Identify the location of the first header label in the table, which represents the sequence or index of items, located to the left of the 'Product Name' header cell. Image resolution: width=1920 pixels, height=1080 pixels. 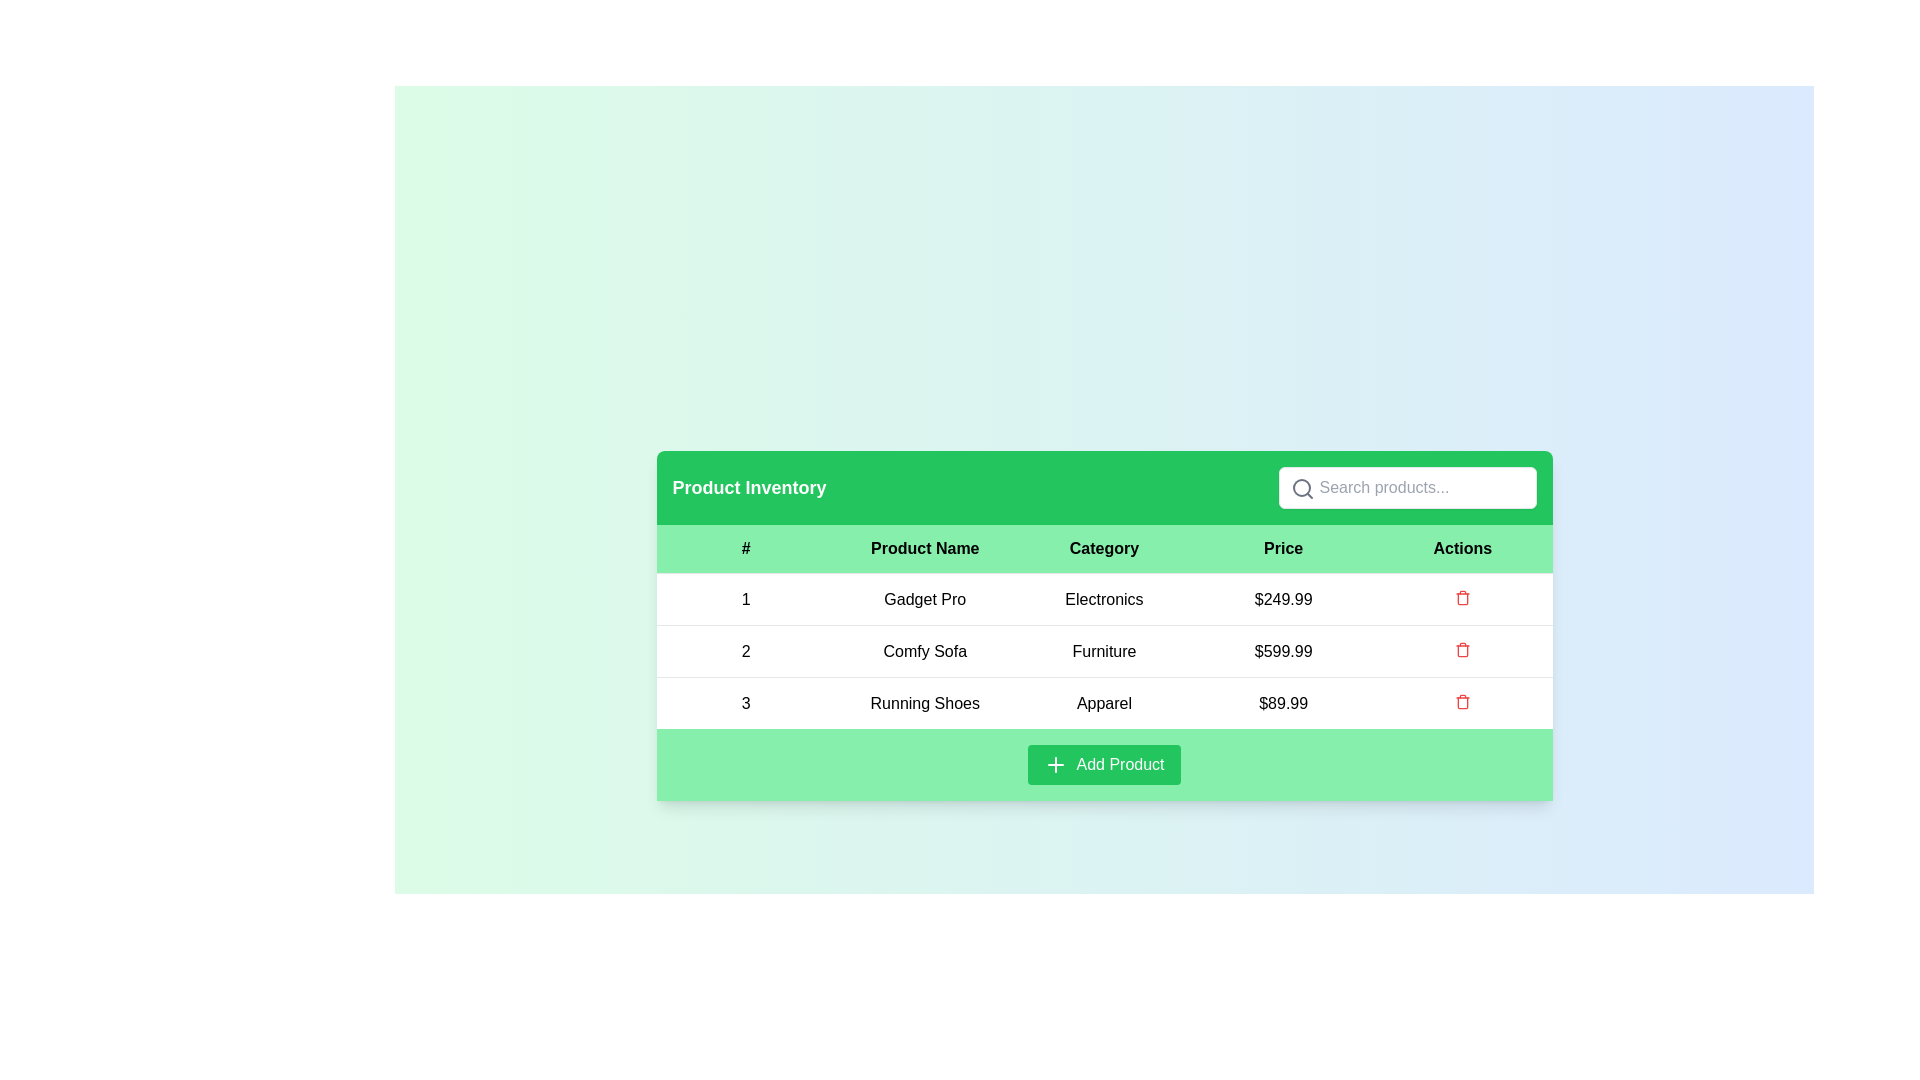
(745, 549).